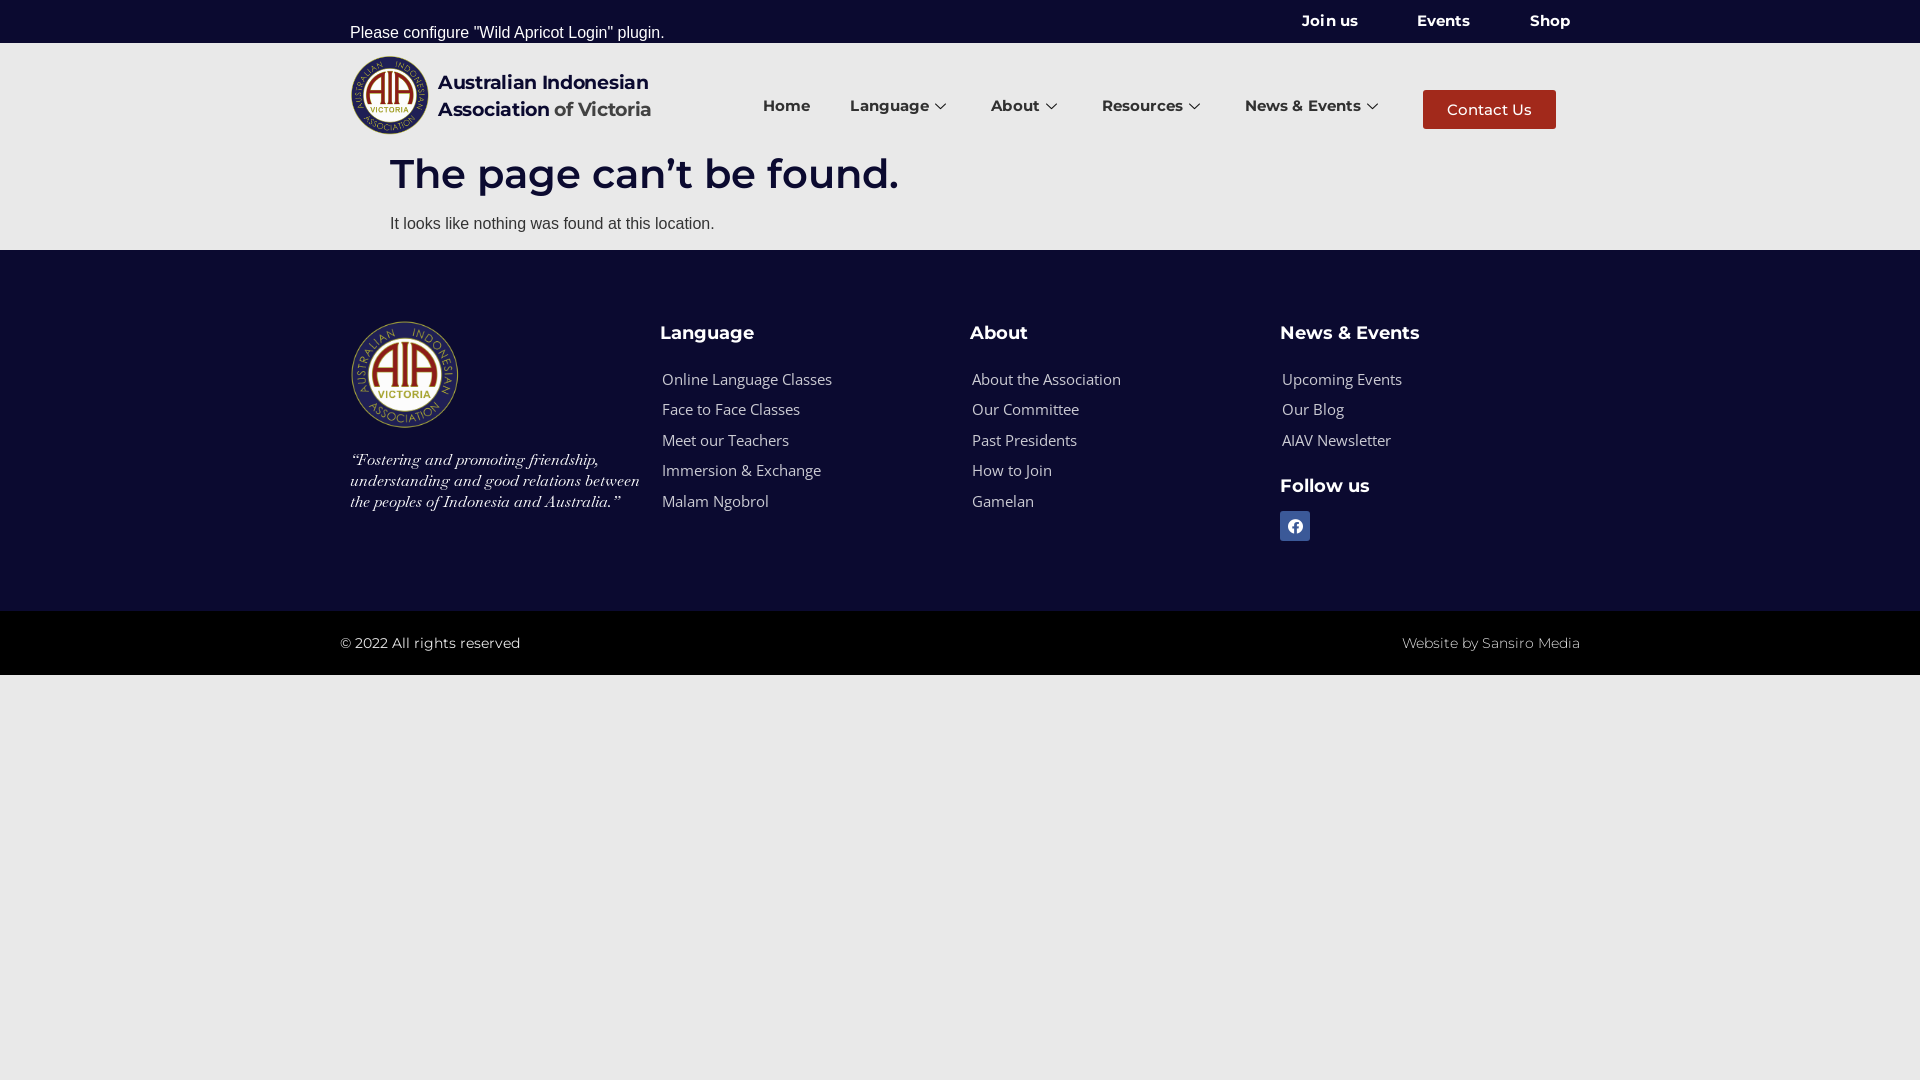 This screenshot has height=1080, width=1920. What do you see at coordinates (1314, 107) in the screenshot?
I see `'News & Events'` at bounding box center [1314, 107].